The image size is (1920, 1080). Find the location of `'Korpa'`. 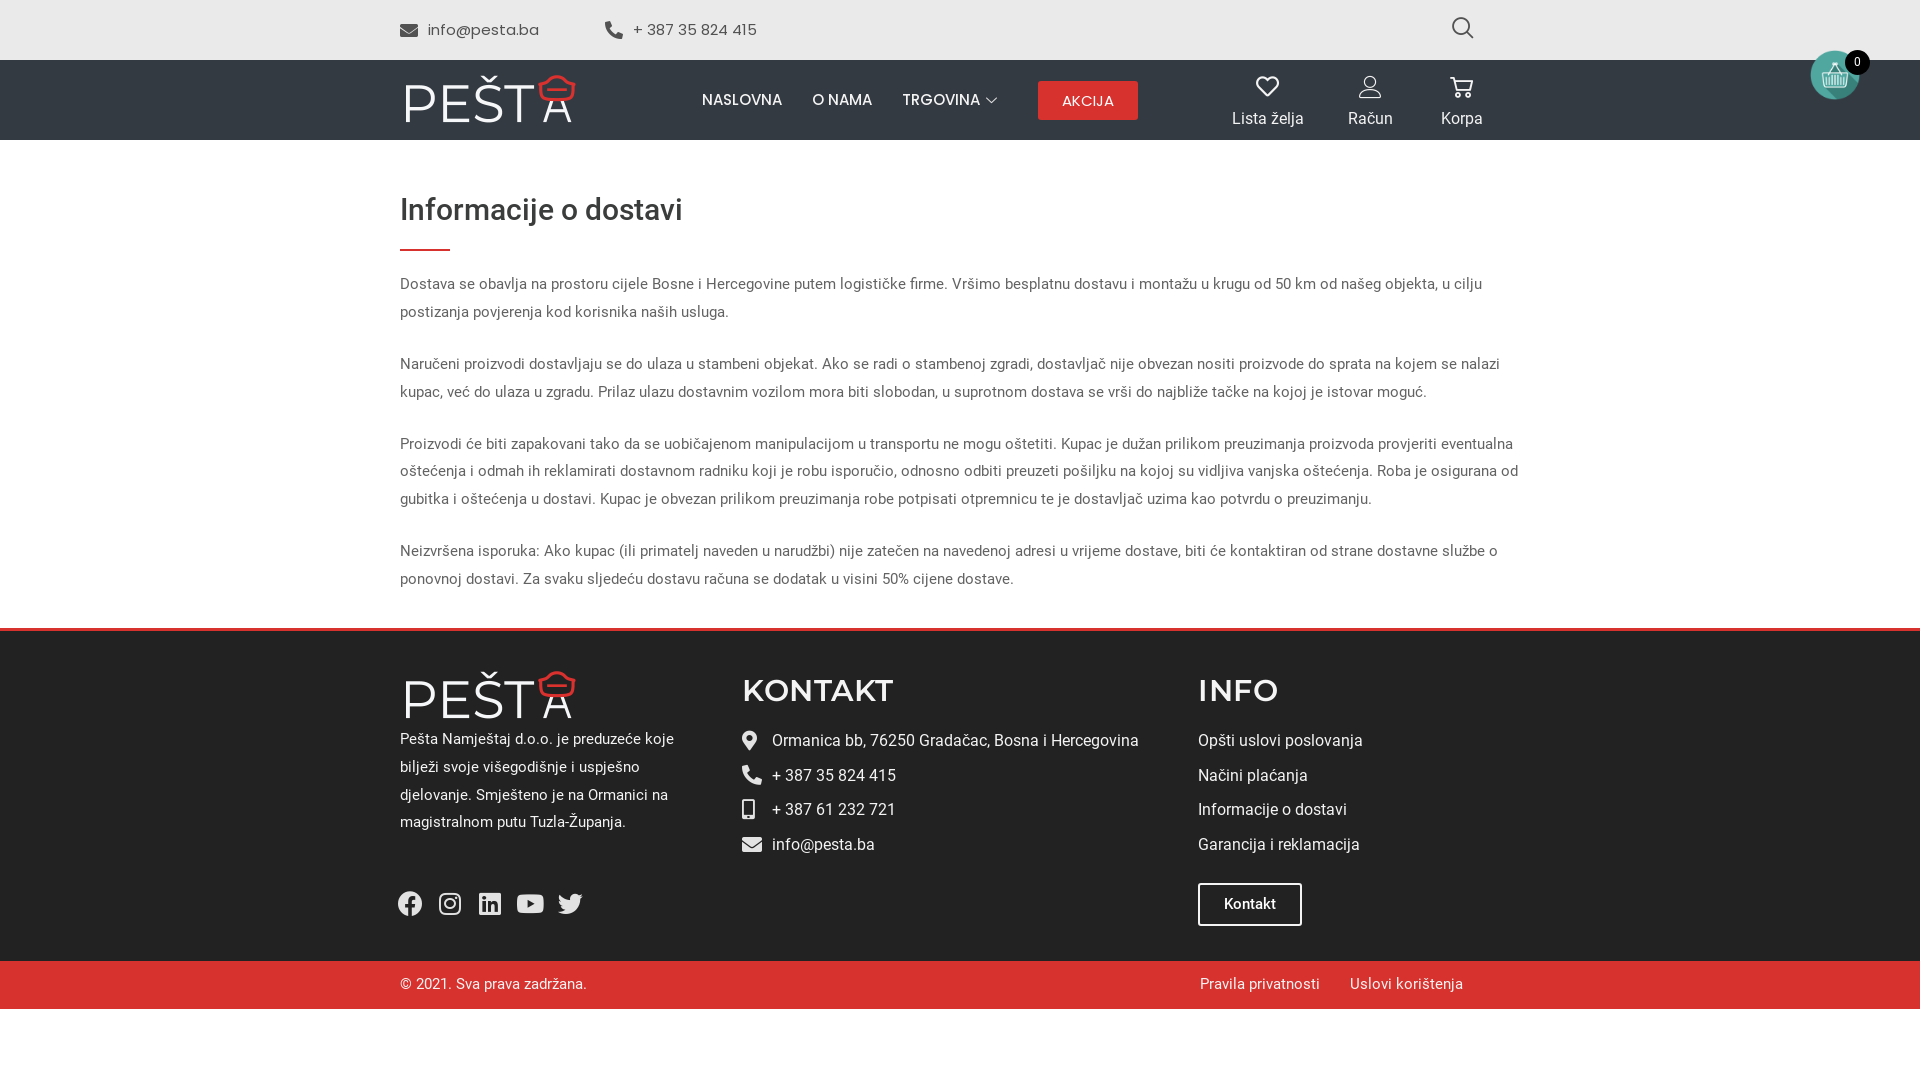

'Korpa' is located at coordinates (1462, 118).